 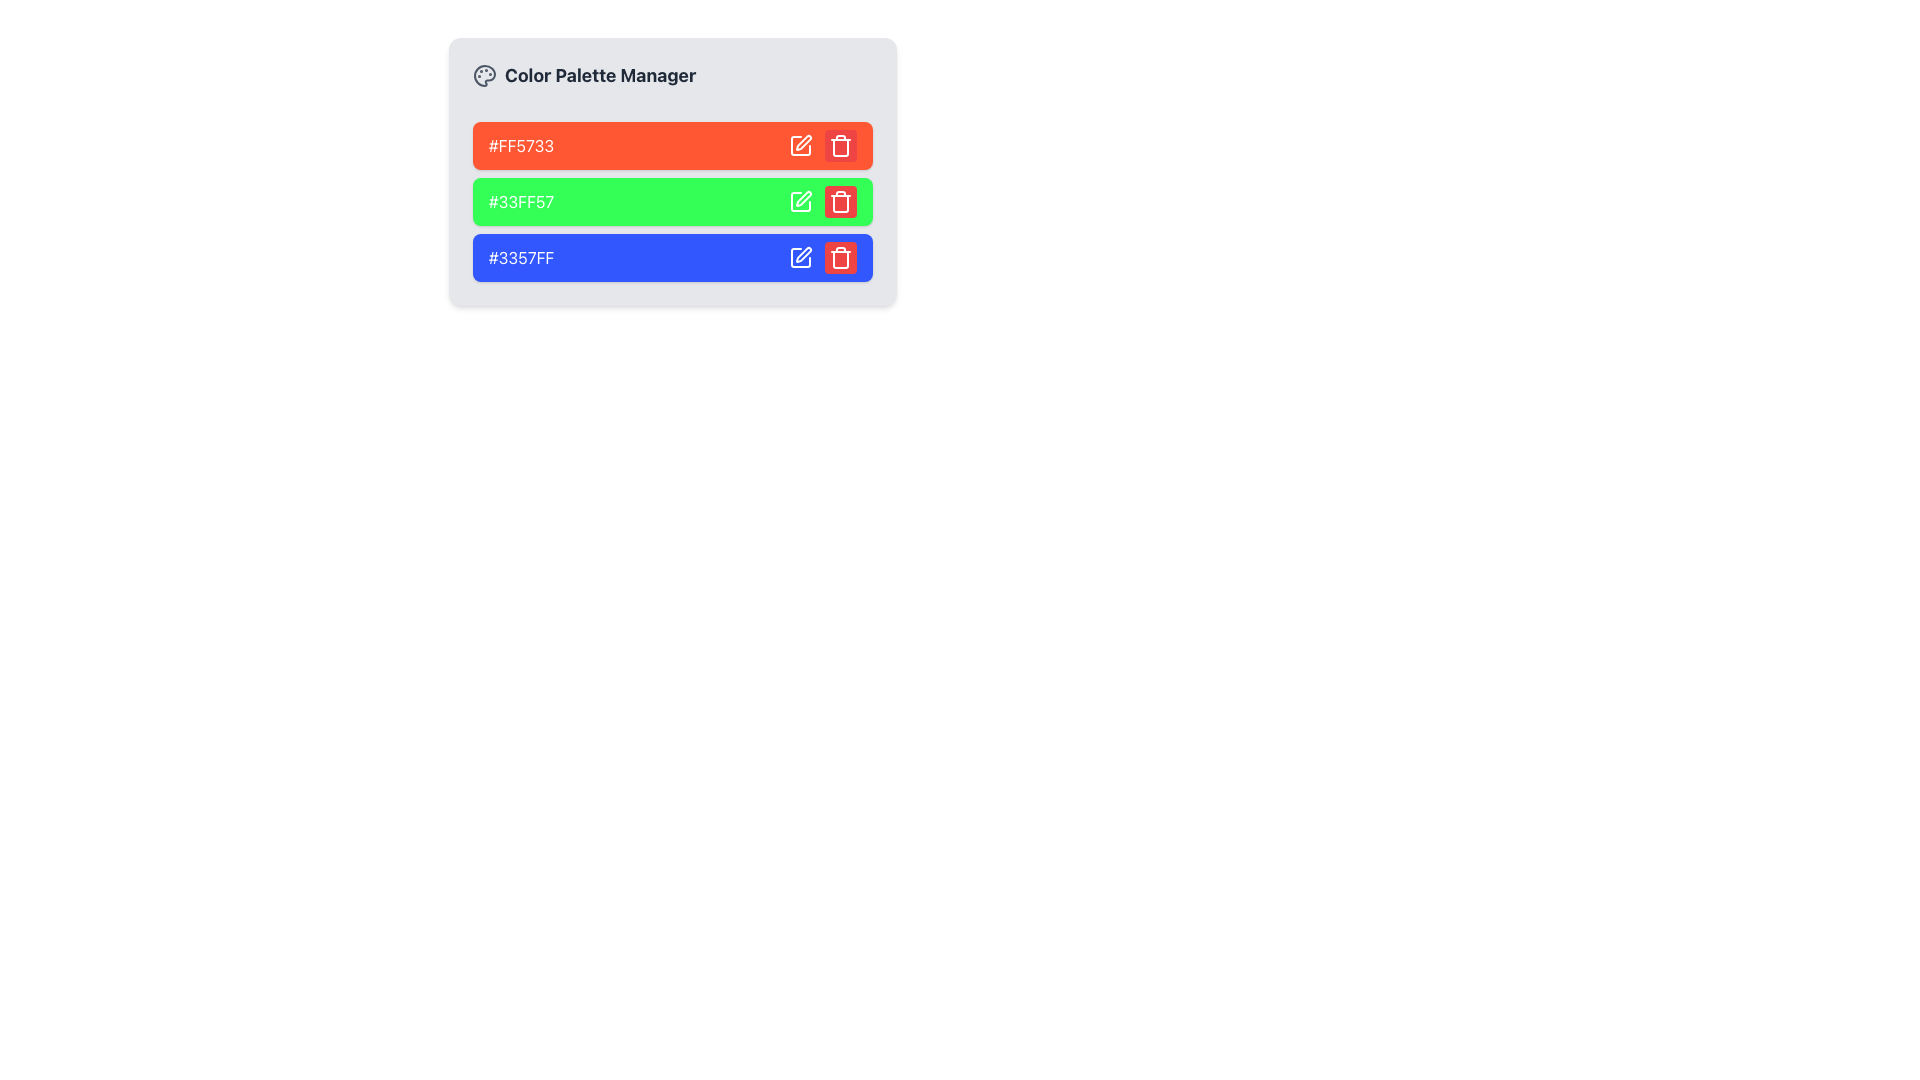 What do you see at coordinates (801, 201) in the screenshot?
I see `the edit button located to the right of the green color block labeled '#33FF57', which is the first icon in a set of interactive controls` at bounding box center [801, 201].